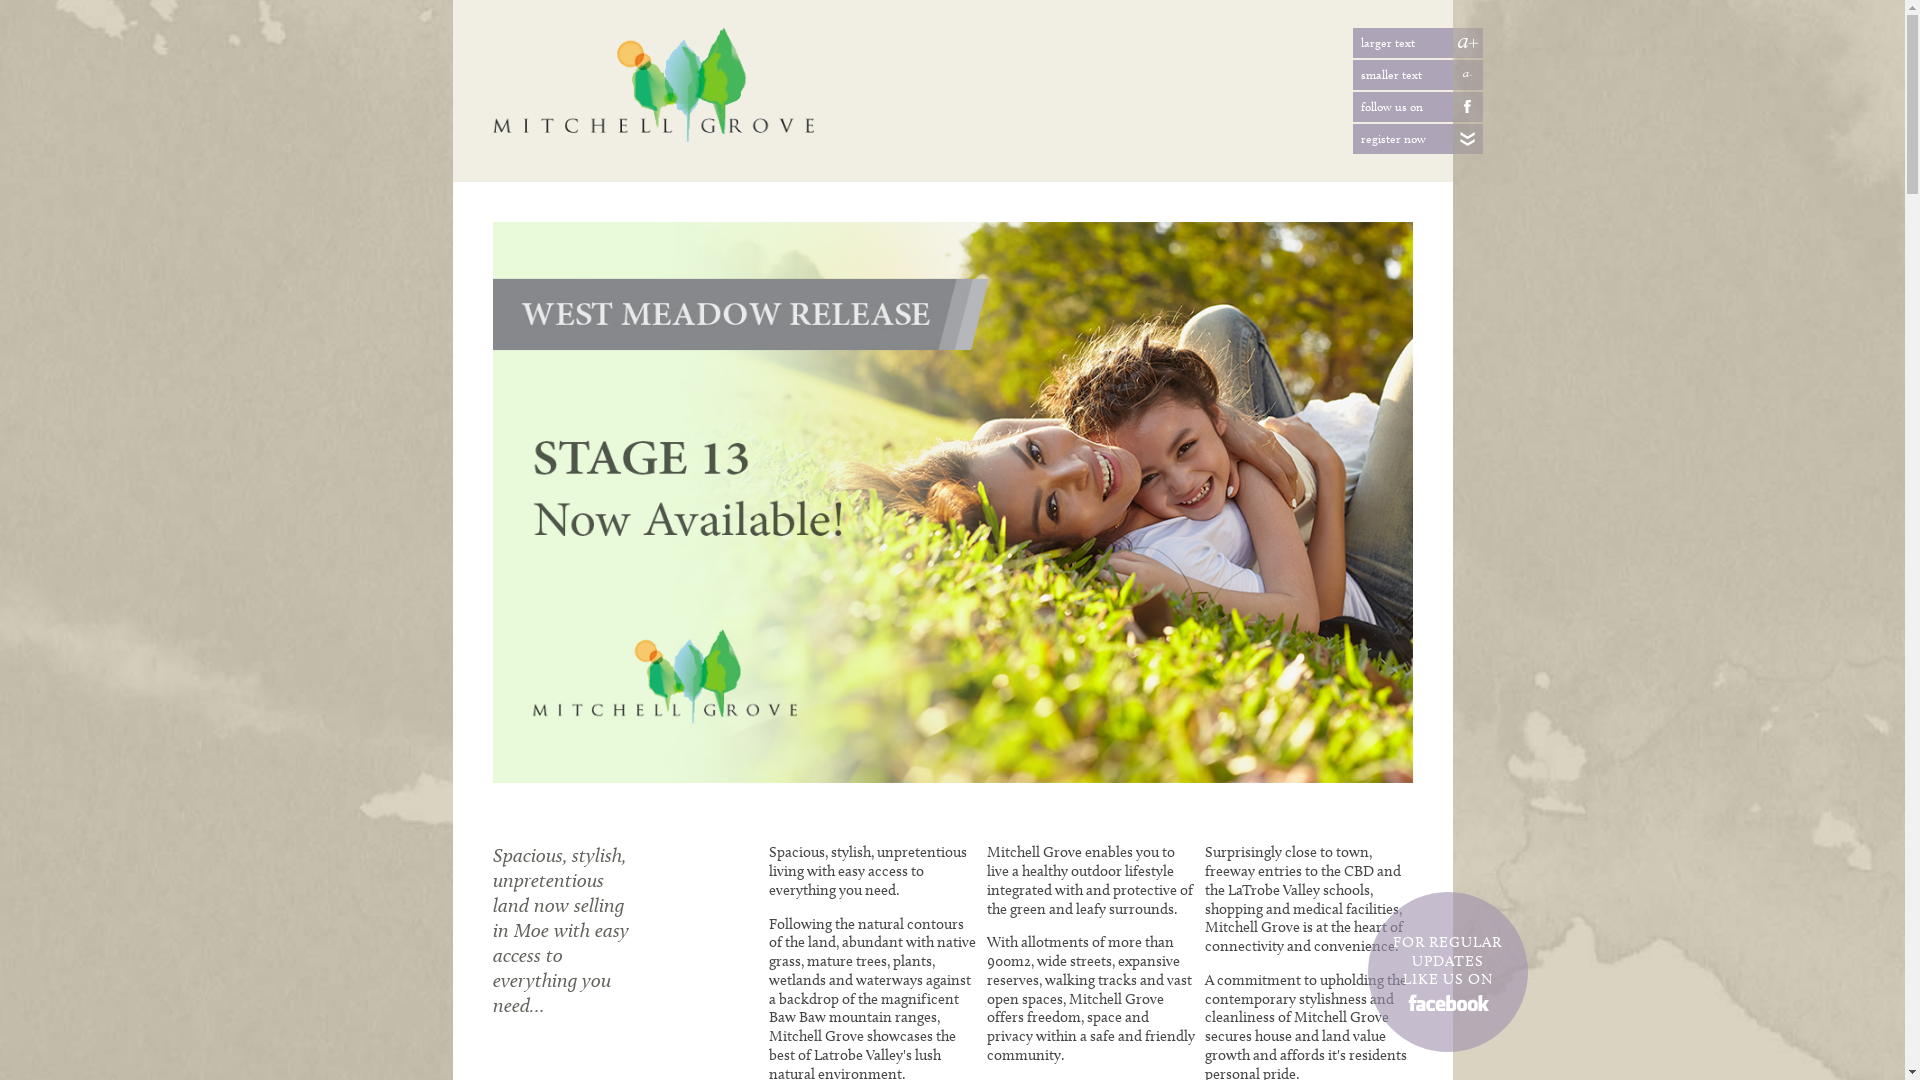 The width and height of the screenshot is (1920, 1080). I want to click on 'register now', so click(1451, 137).